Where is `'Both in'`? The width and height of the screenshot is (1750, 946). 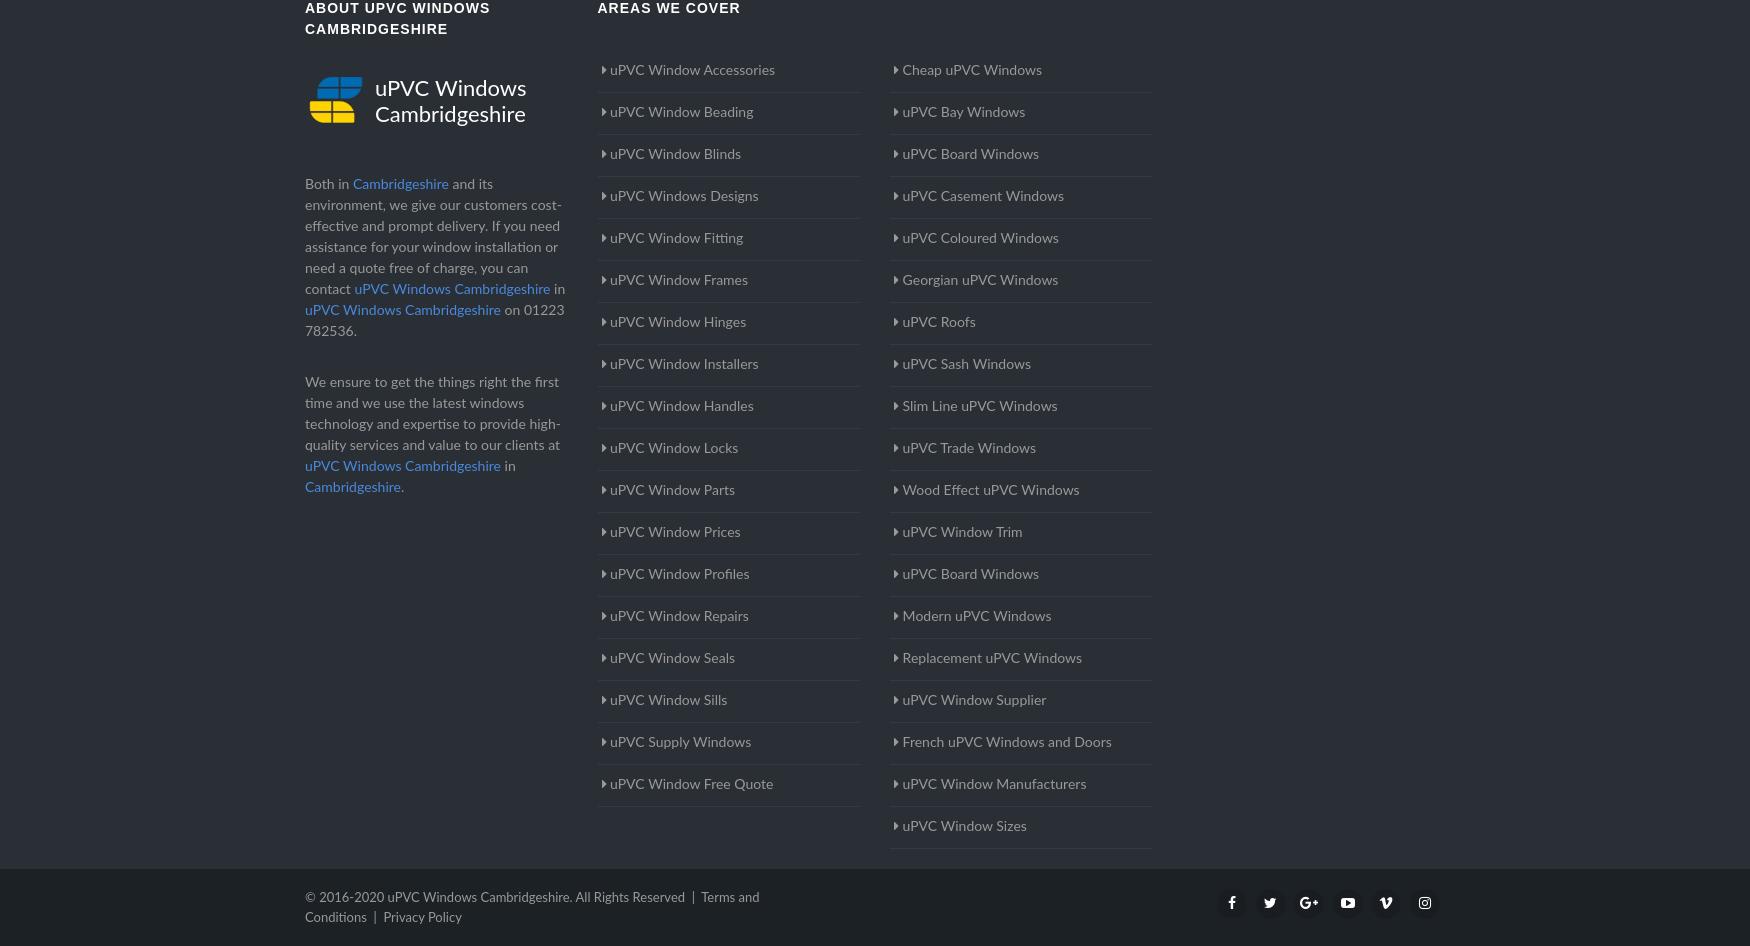 'Both in' is located at coordinates (328, 185).